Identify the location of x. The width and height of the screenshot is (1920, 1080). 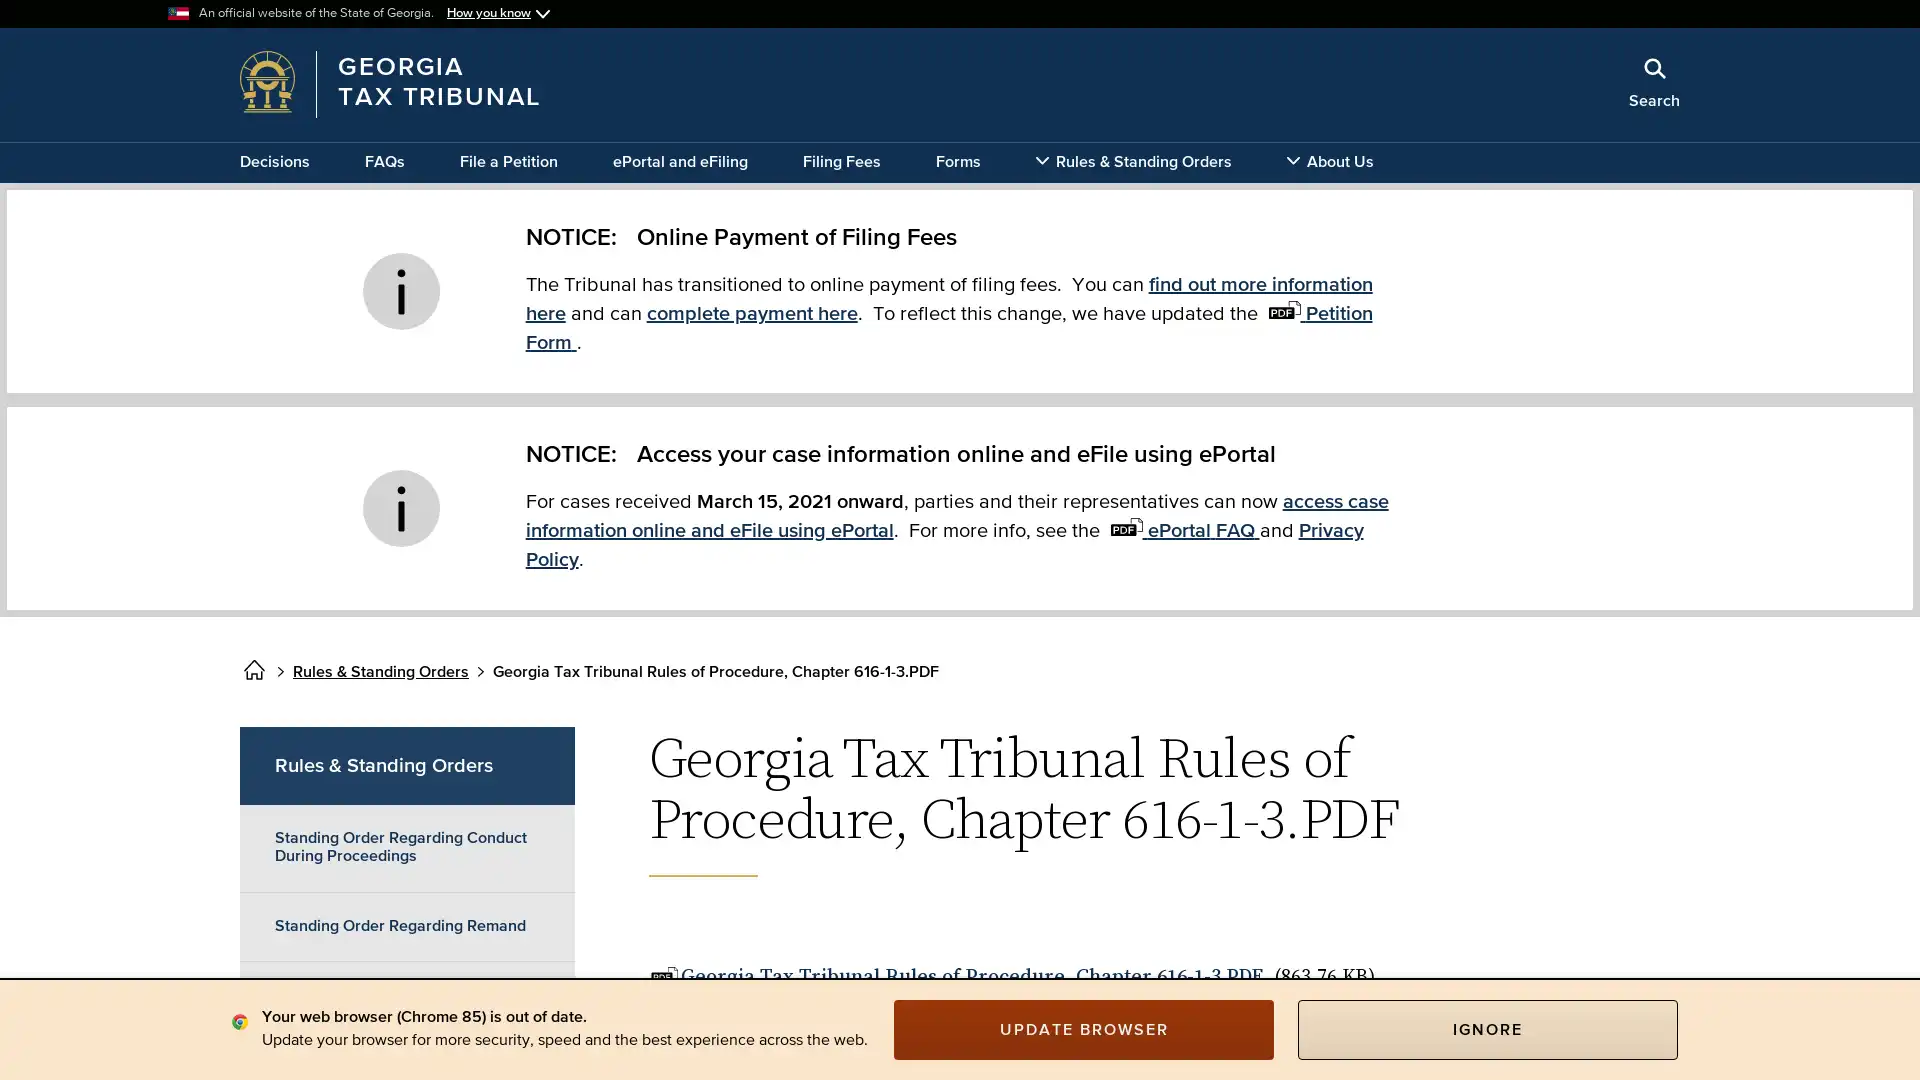
(430, 326).